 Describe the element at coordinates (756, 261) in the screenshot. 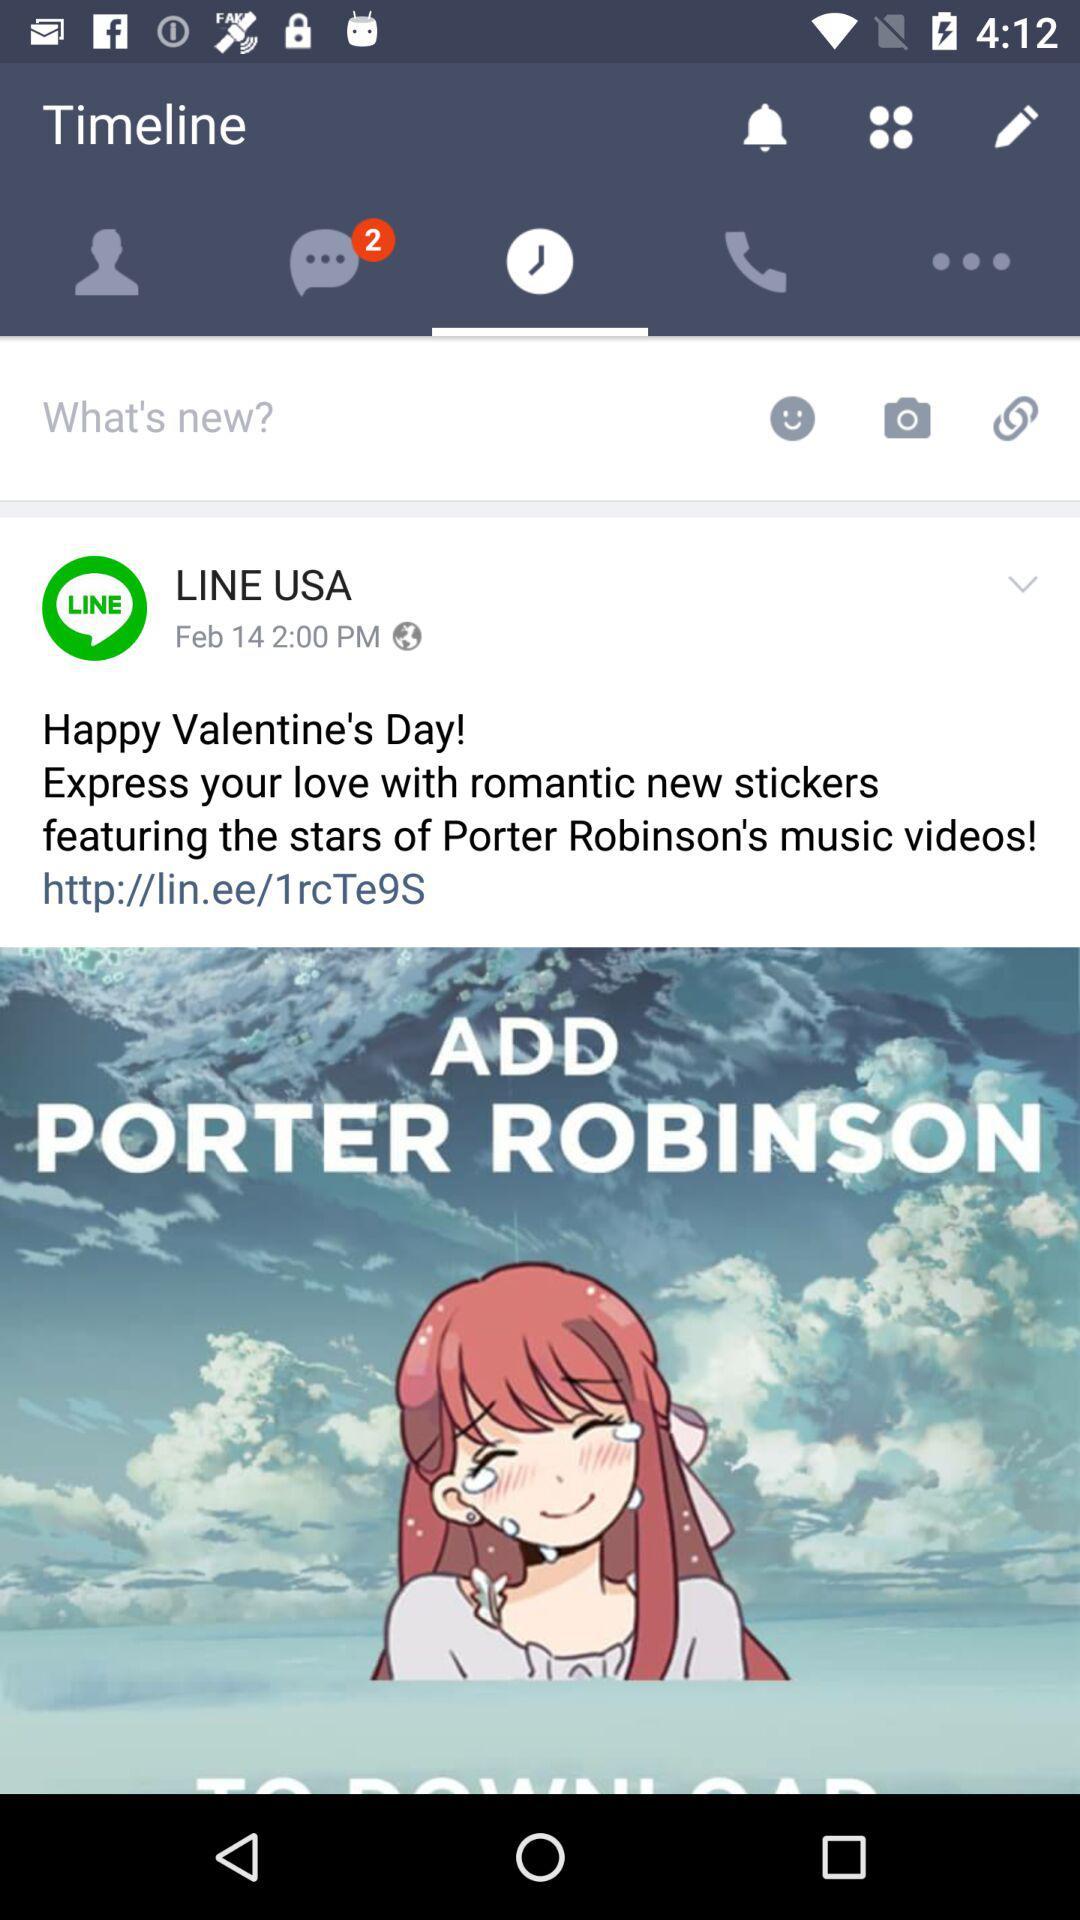

I see `the dailer icon at the top of the page` at that location.